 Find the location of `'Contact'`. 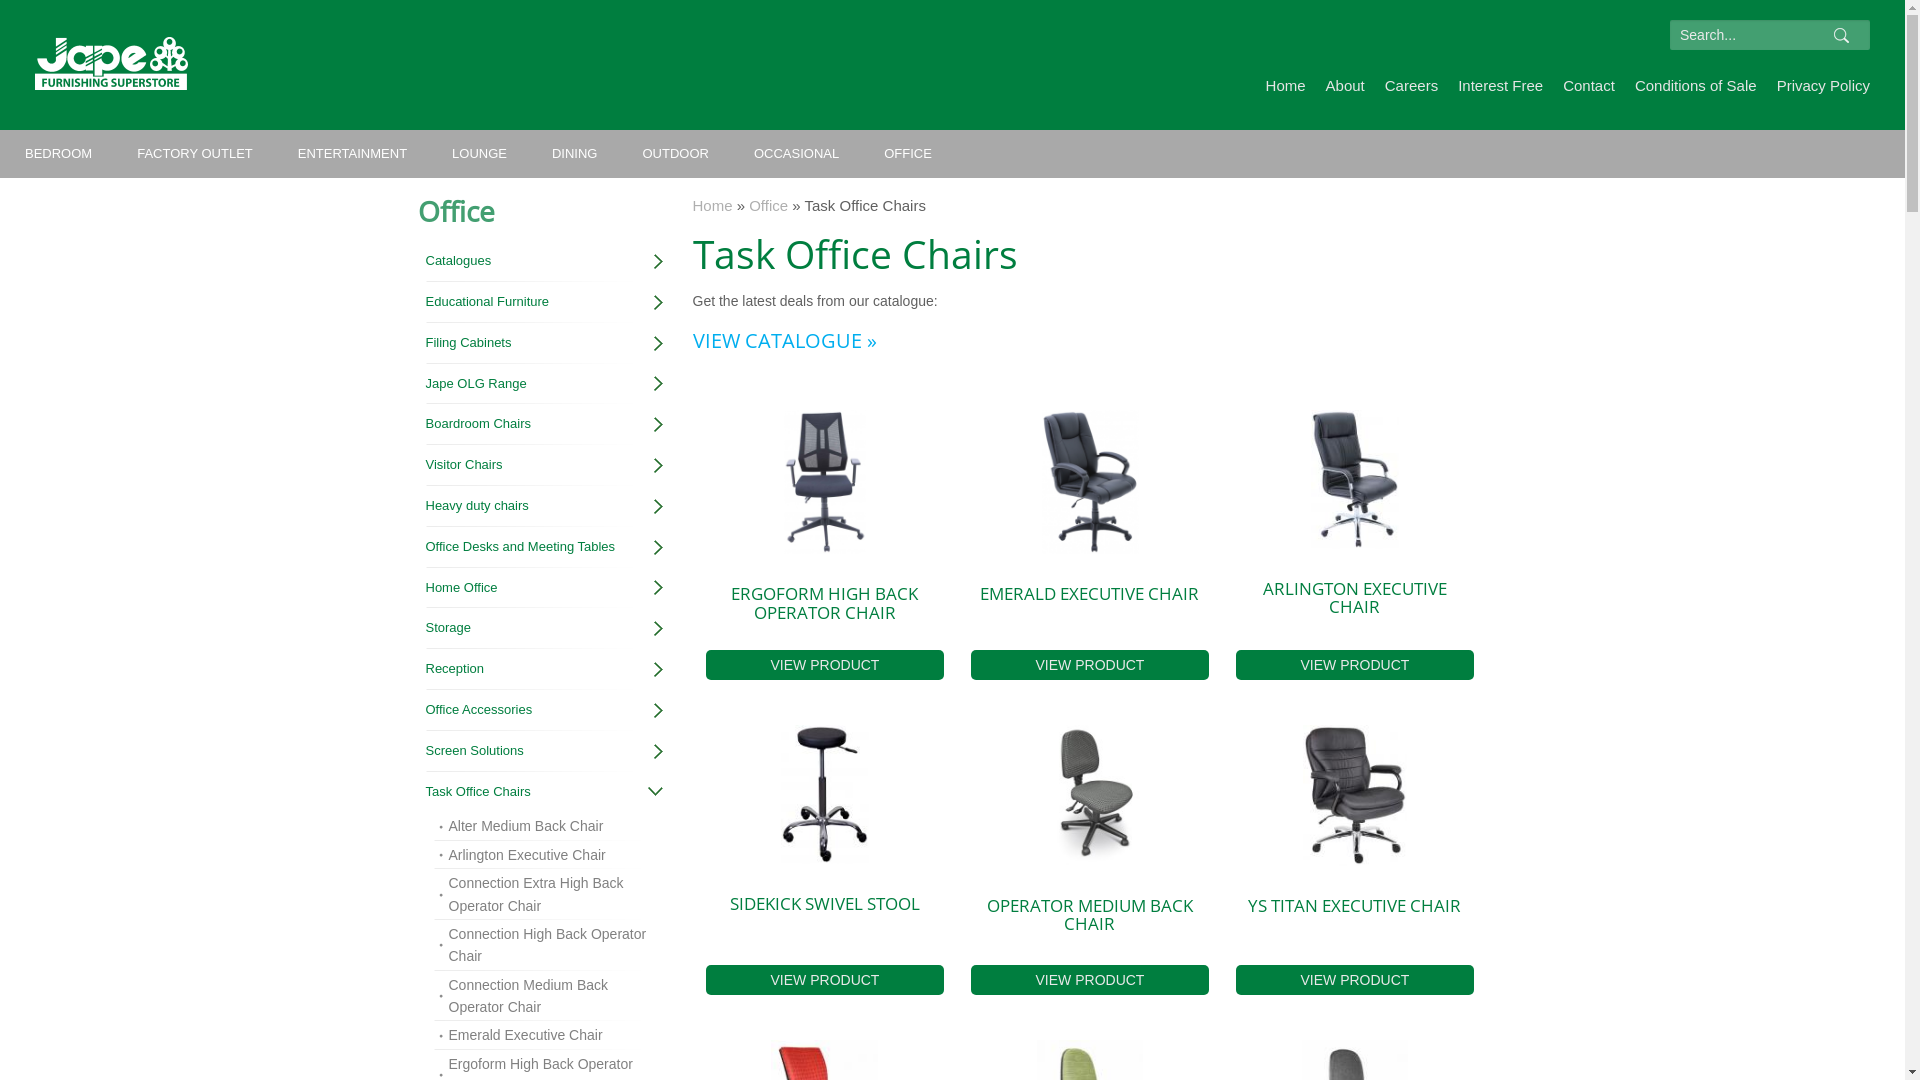

'Contact' is located at coordinates (1587, 84).